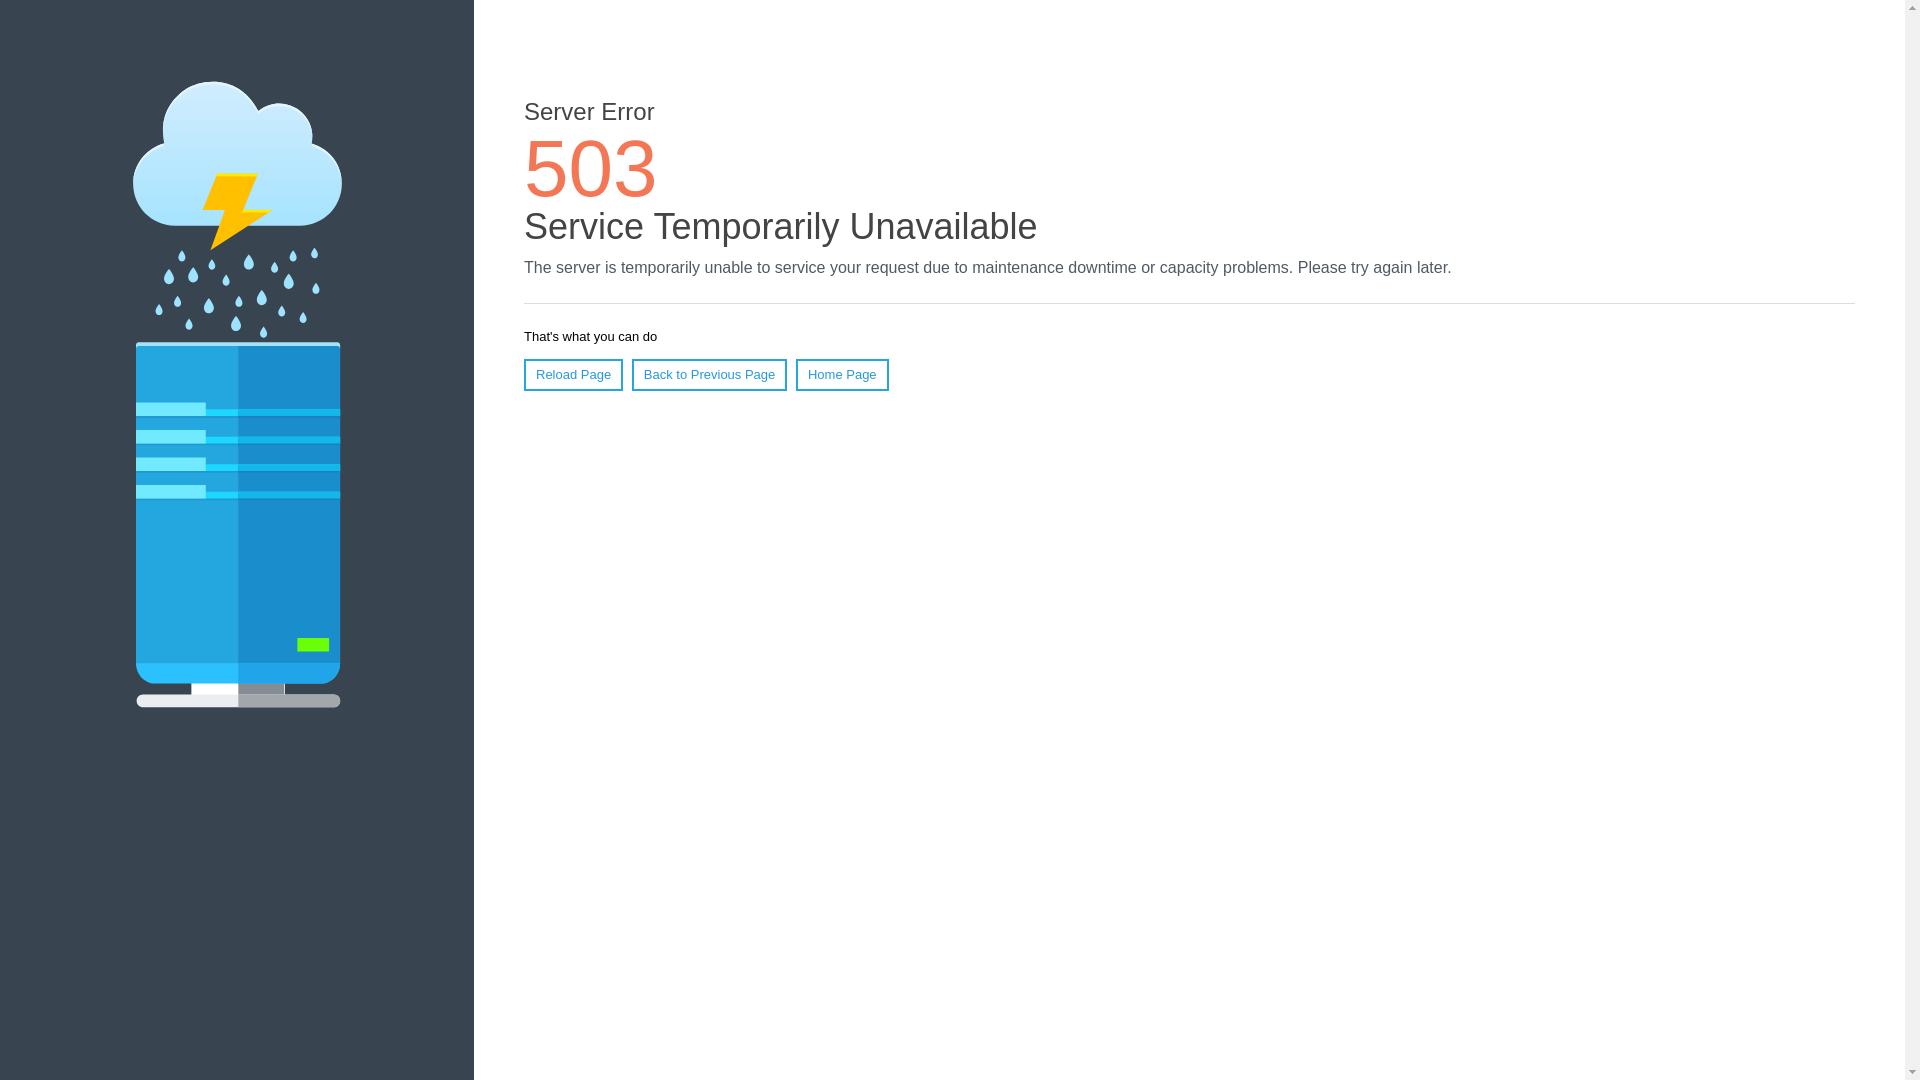 This screenshot has height=1080, width=1920. I want to click on 'Reload Page', so click(572, 374).